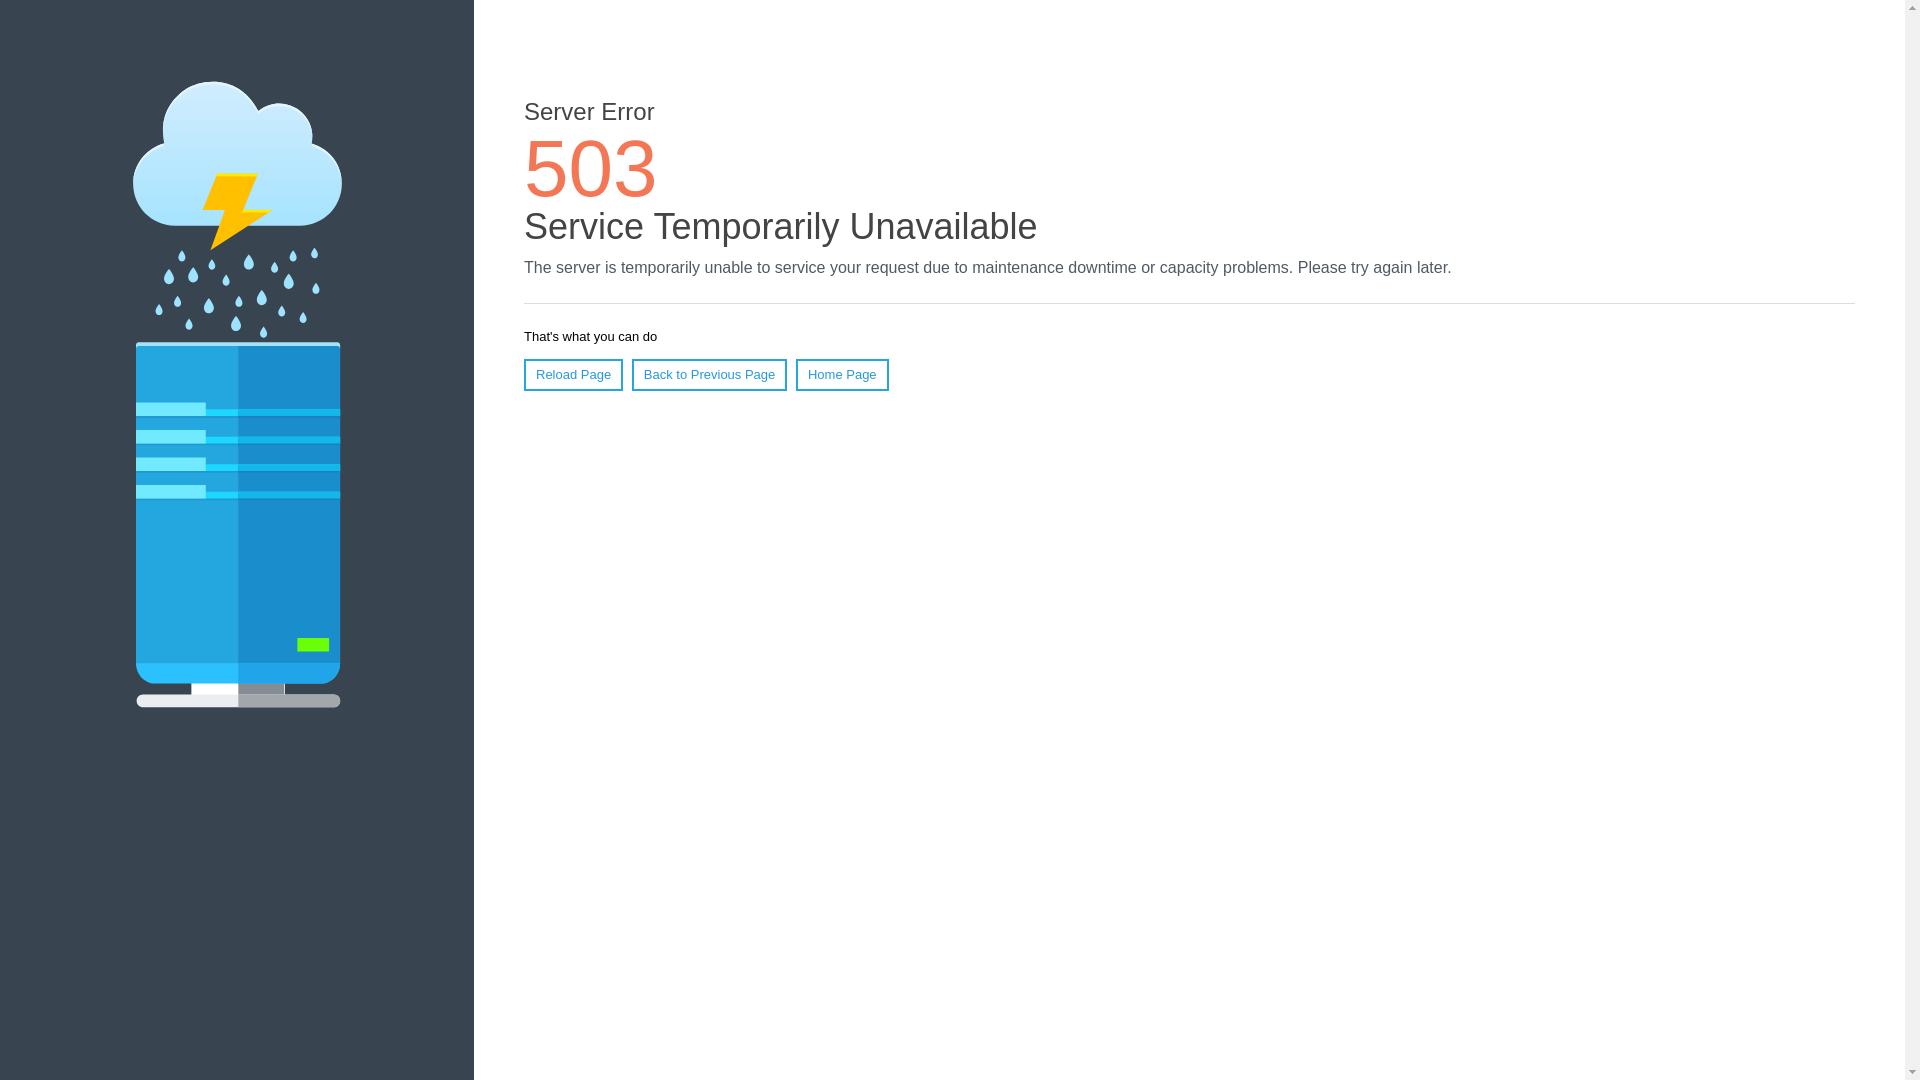 This screenshot has height=1080, width=1920. I want to click on 'Reload Page', so click(572, 374).